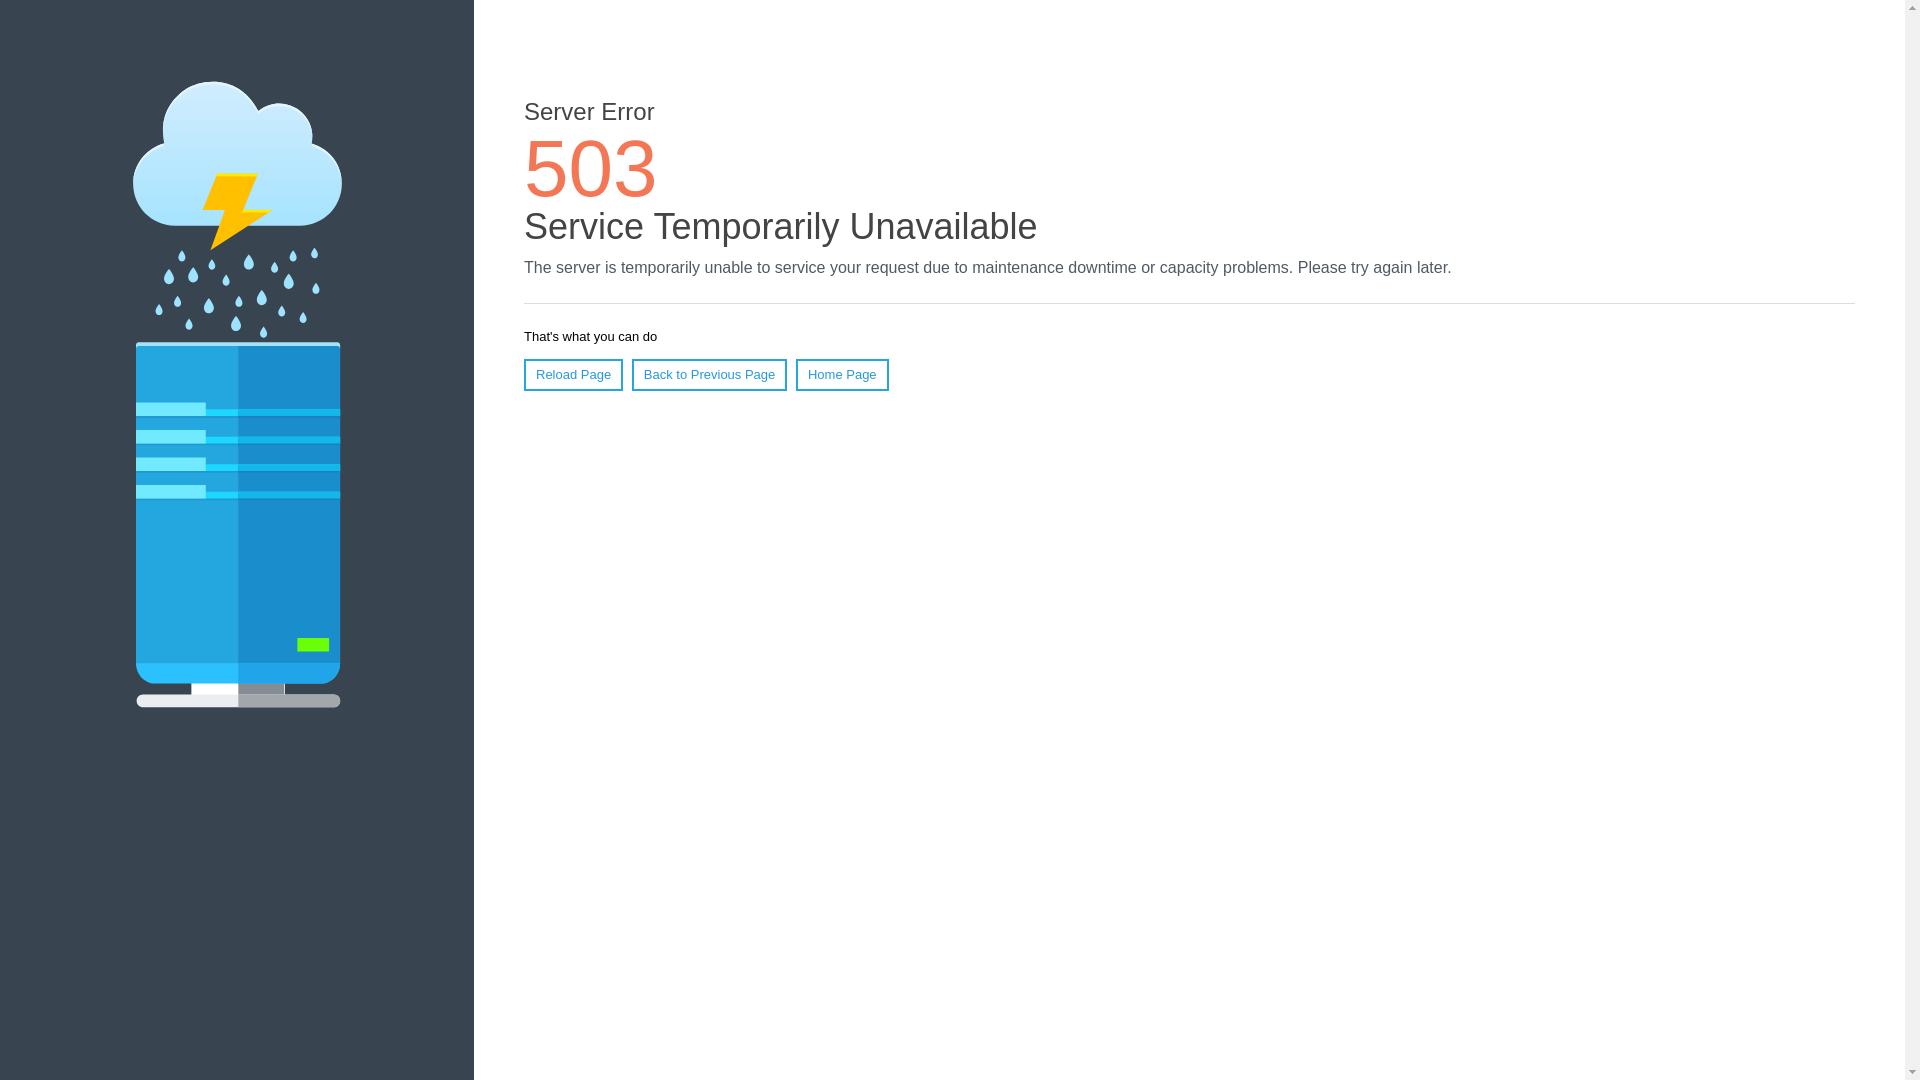 This screenshot has height=1080, width=1920. I want to click on 'Reload Page', so click(572, 374).